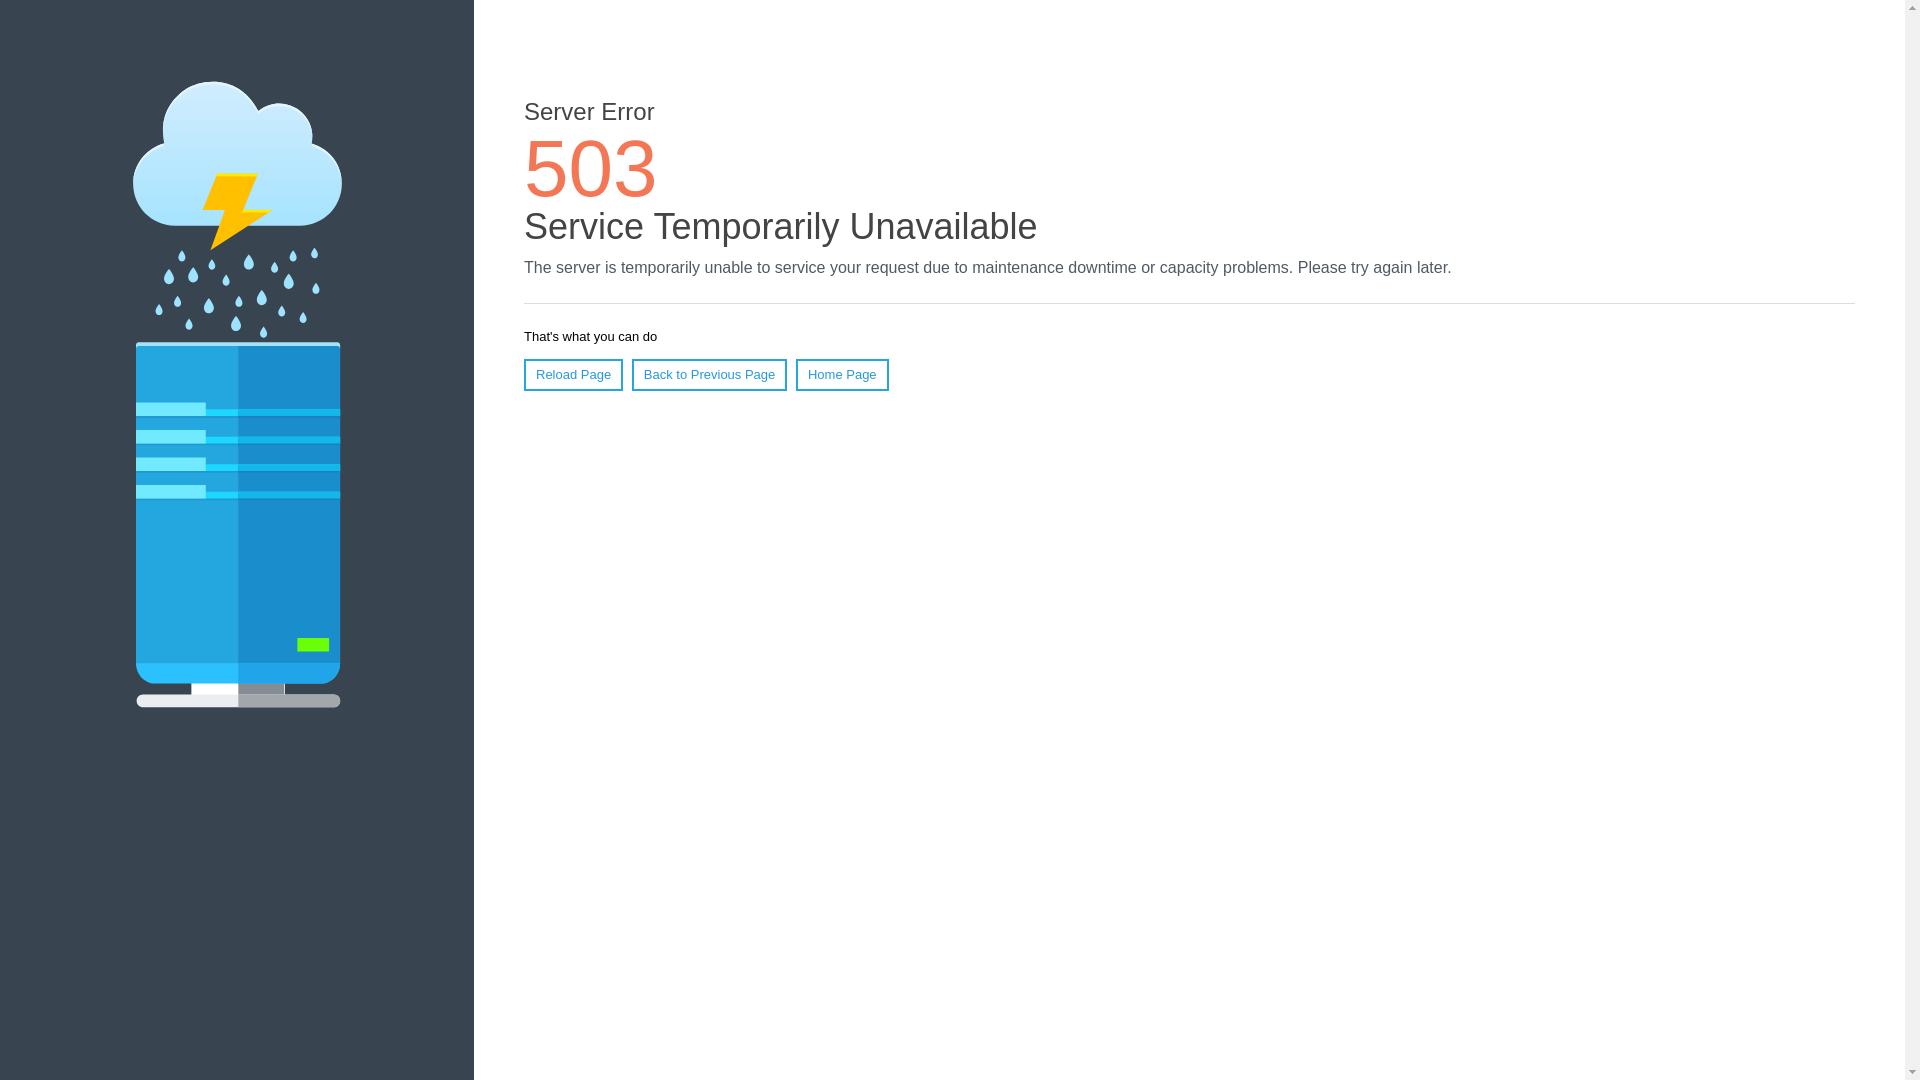 This screenshot has height=1080, width=1920. I want to click on 'Reload Page', so click(572, 374).